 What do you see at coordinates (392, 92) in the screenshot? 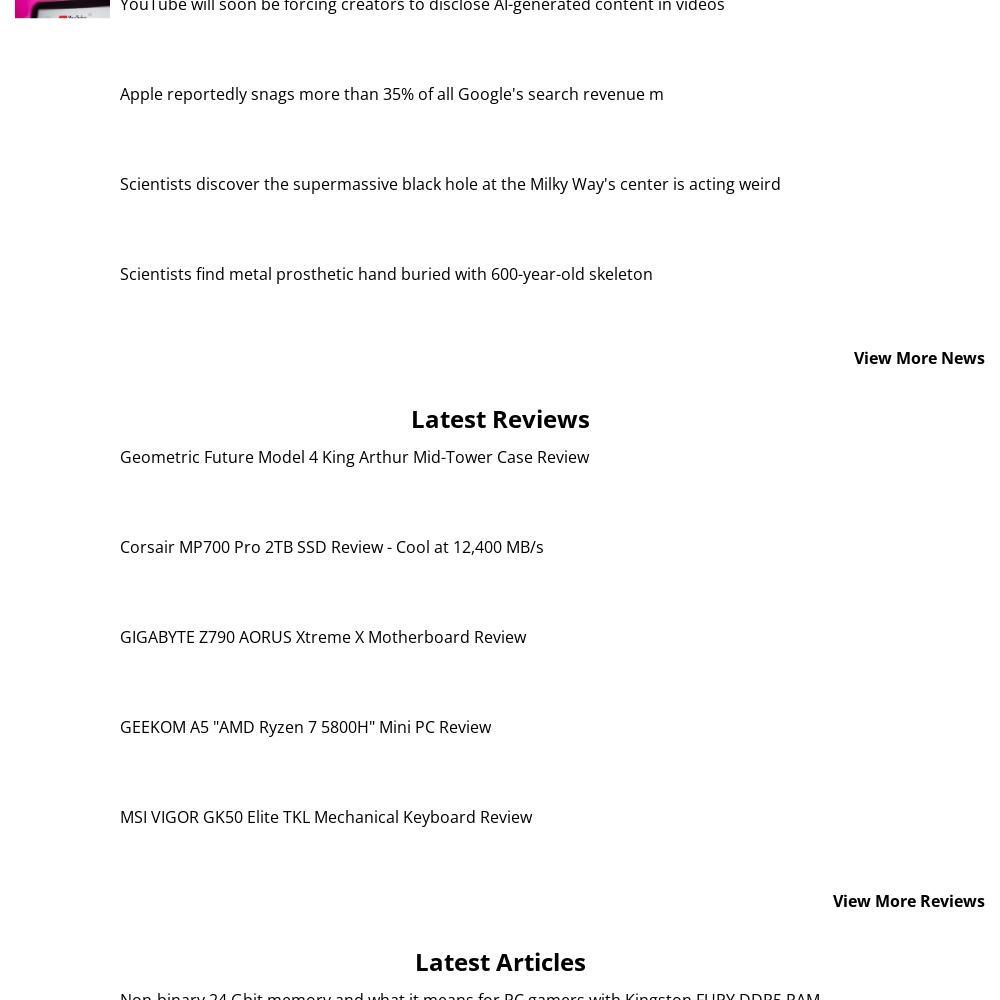
I see `'Apple reportedly snags more than 35% of all Google's search revenue m'` at bounding box center [392, 92].